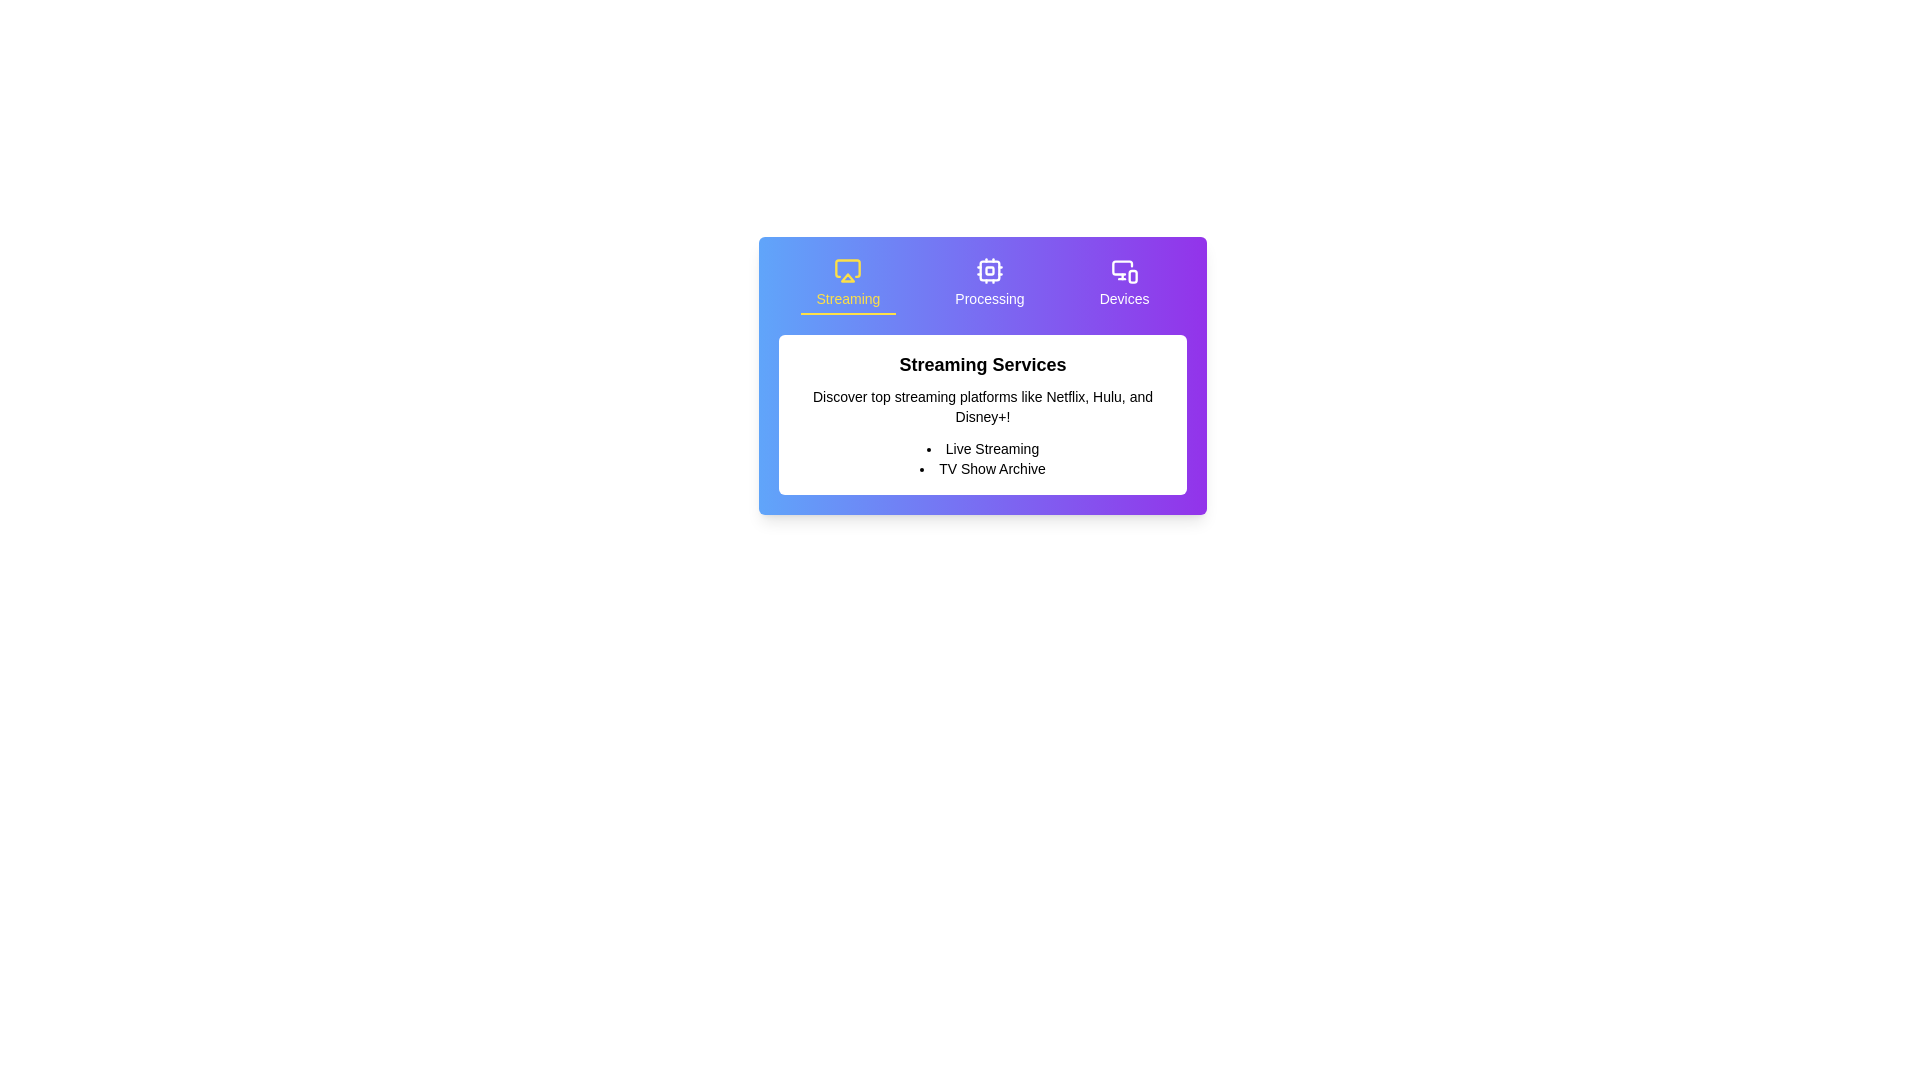 Image resolution: width=1920 pixels, height=1080 pixels. I want to click on the 'Devices' menu item which includes a monitor and smartphone icon, so click(1124, 282).